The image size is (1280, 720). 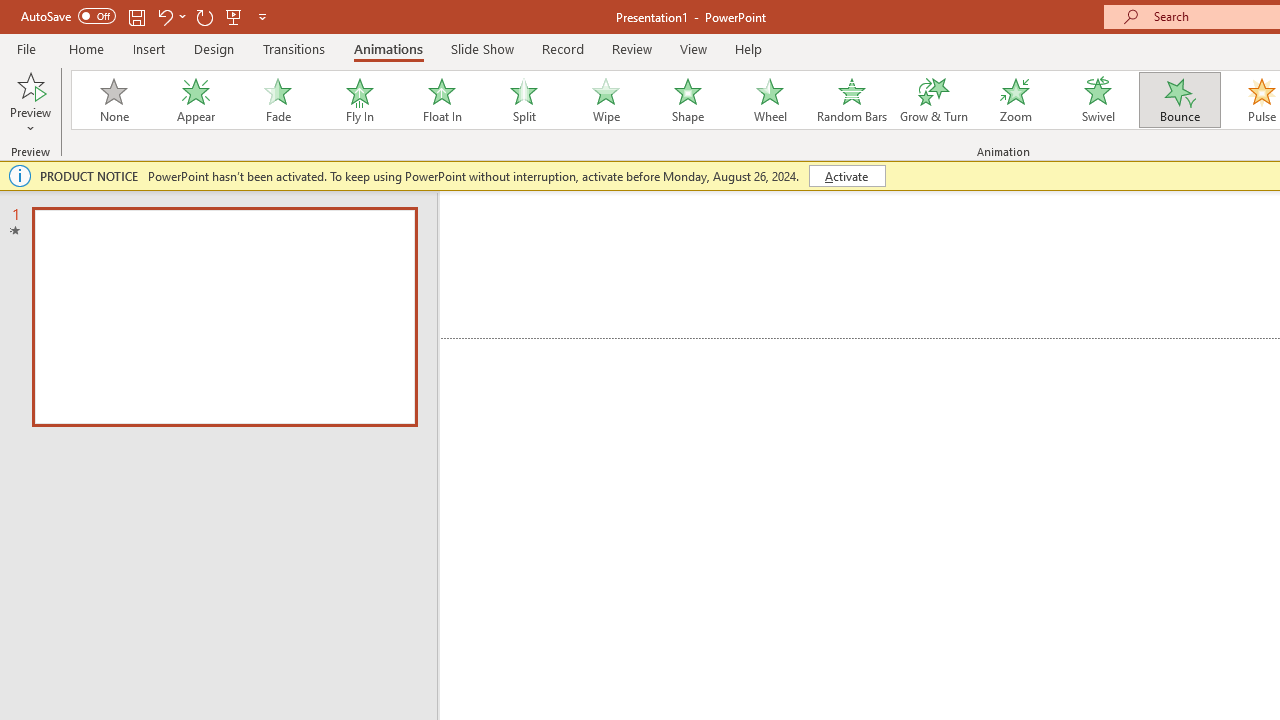 What do you see at coordinates (135, 16) in the screenshot?
I see `'Save'` at bounding box center [135, 16].